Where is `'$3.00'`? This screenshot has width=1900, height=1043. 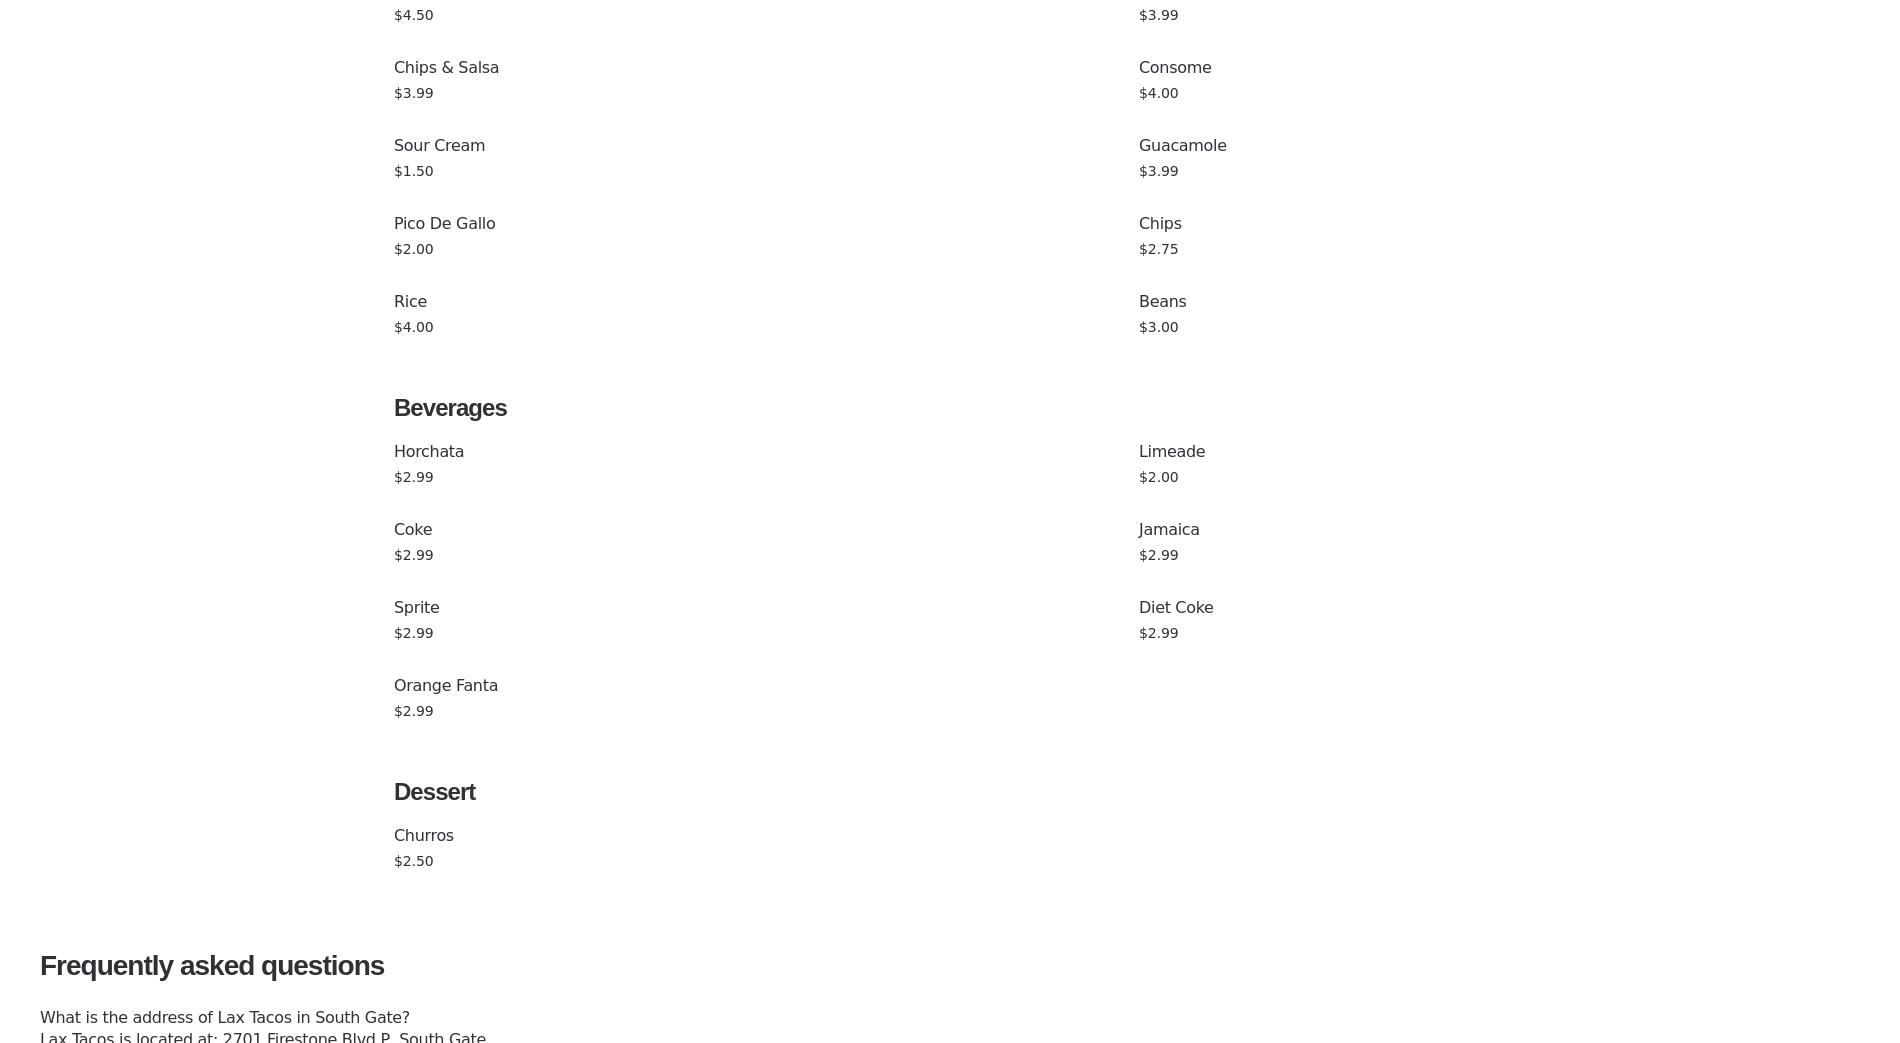 '$3.00' is located at coordinates (1158, 325).